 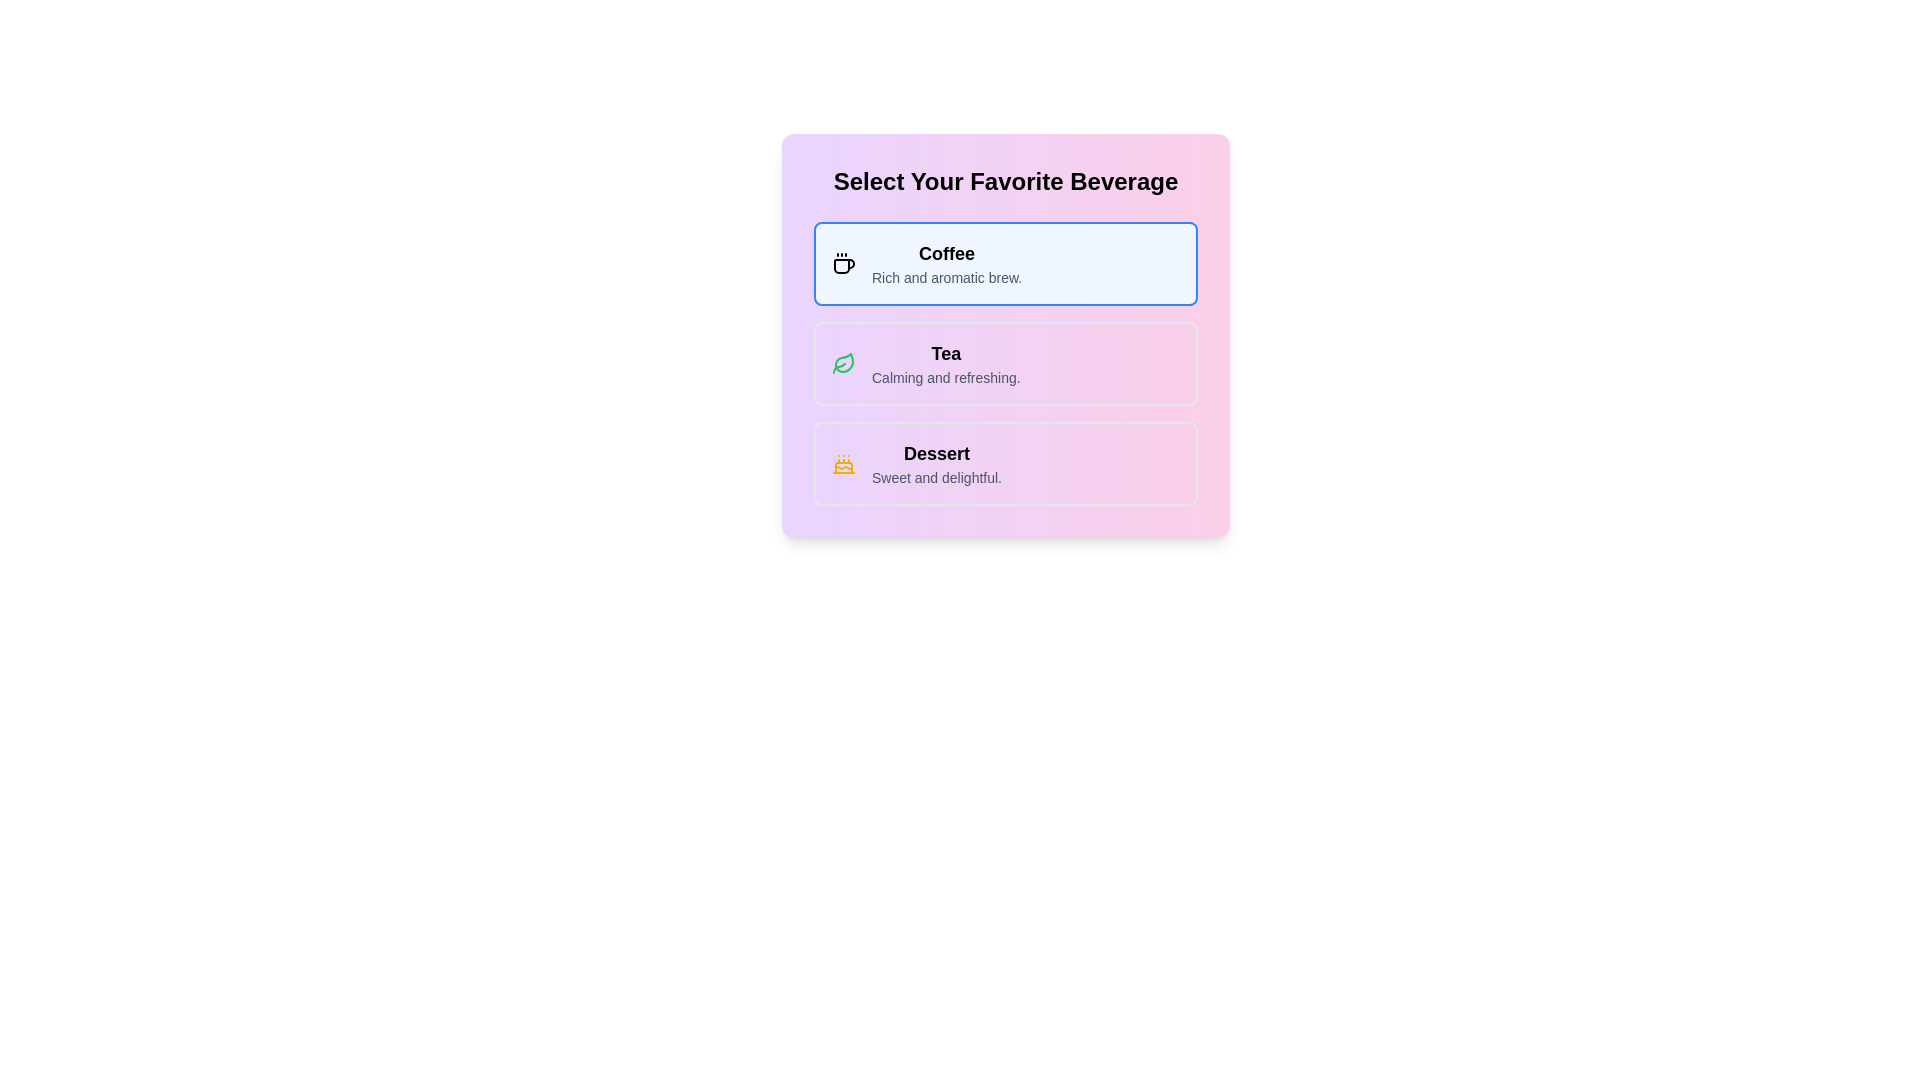 What do you see at coordinates (935, 454) in the screenshot?
I see `the text label displaying 'Dessert' in bold font, located above the description 'Sweet and delightful' within a box group at the bottom of the options list` at bounding box center [935, 454].